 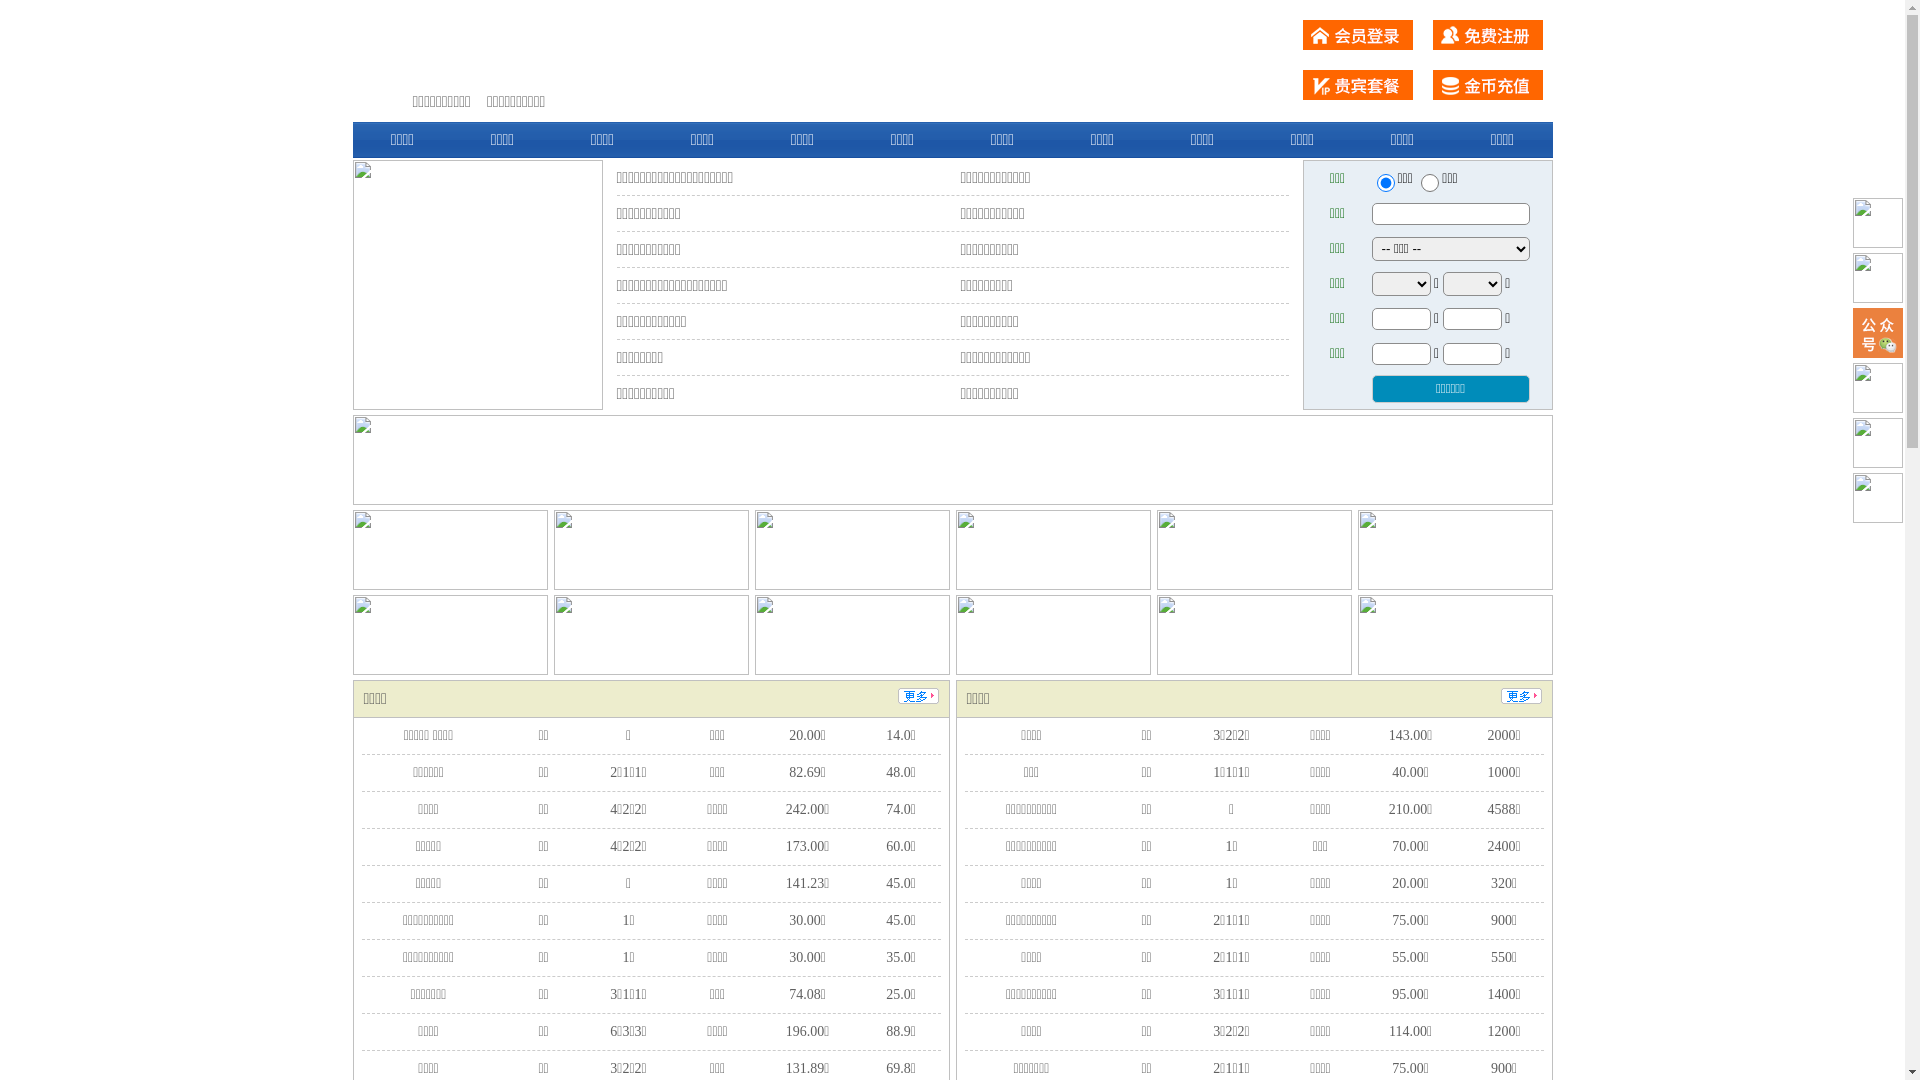 I want to click on 'ershou', so click(x=1384, y=182).